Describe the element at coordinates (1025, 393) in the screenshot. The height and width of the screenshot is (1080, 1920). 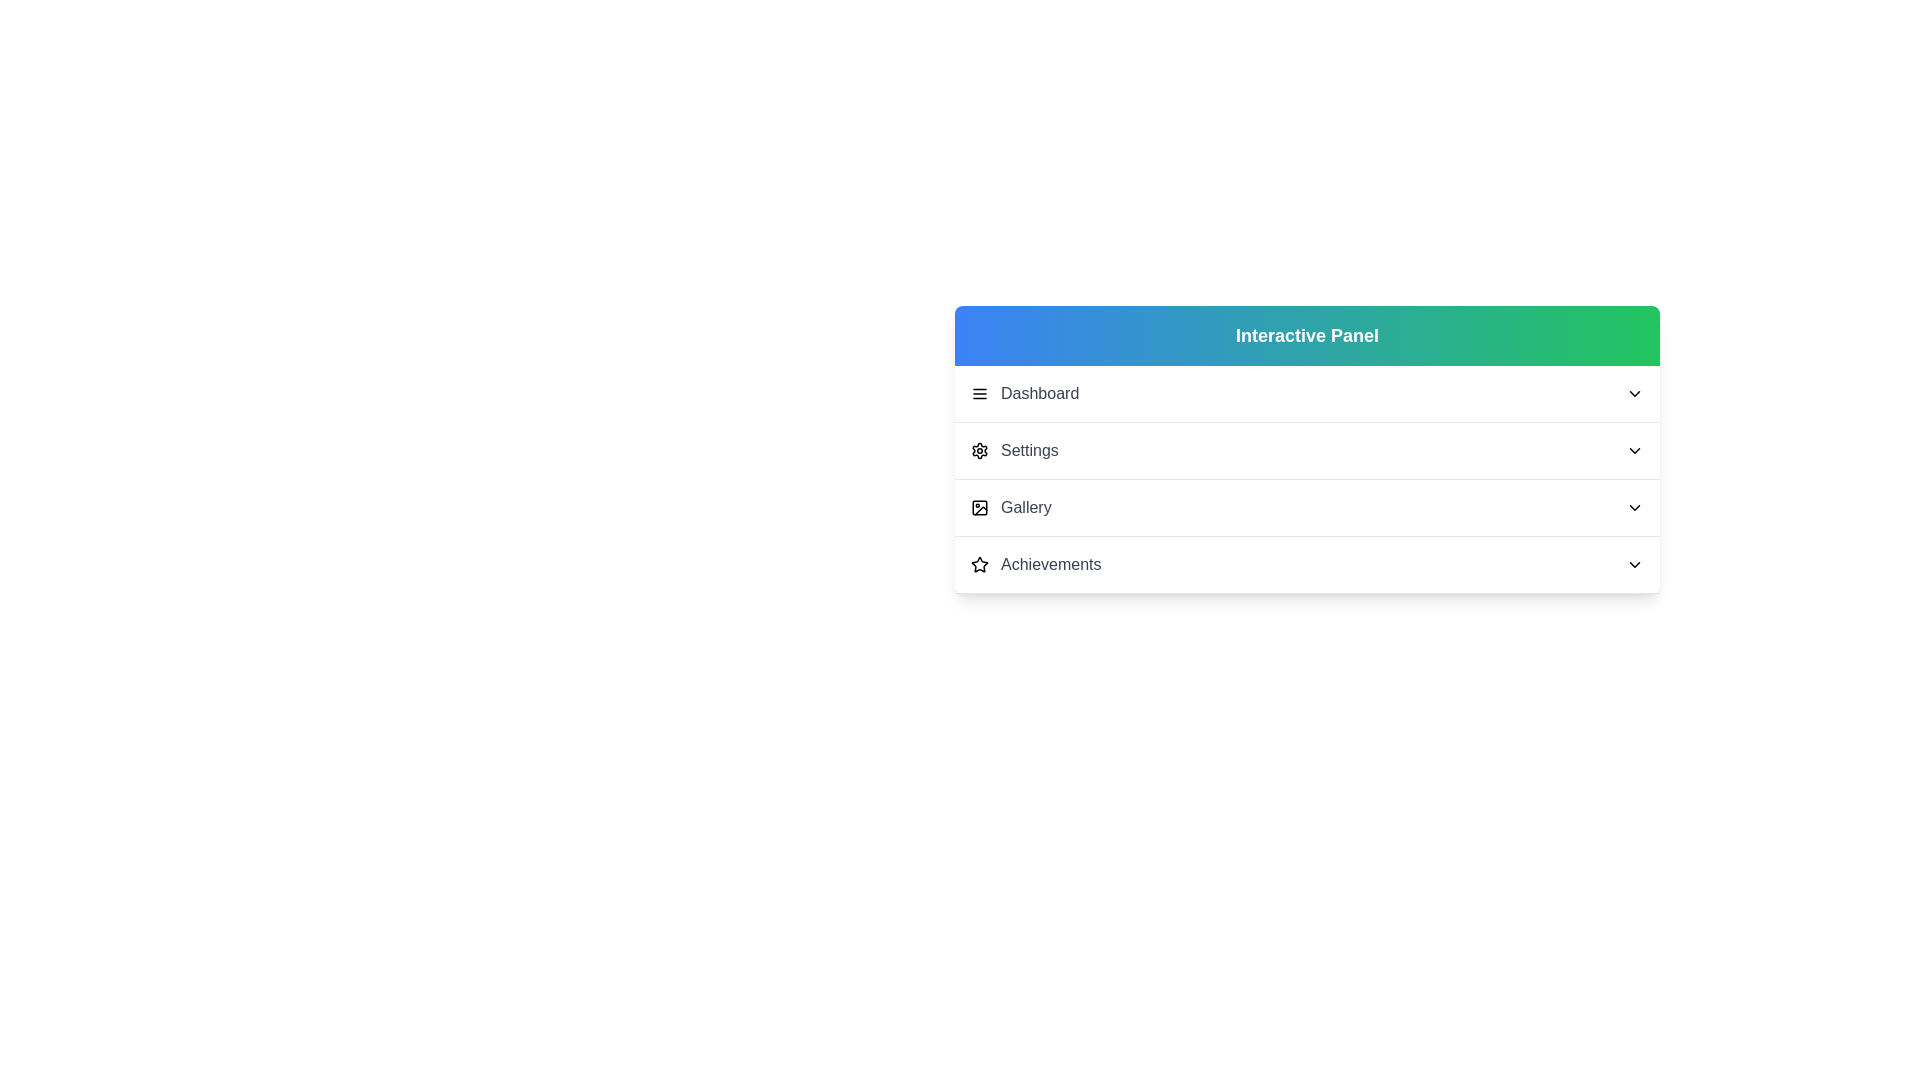
I see `the first menu item in the 'Interactive Panel' navigation list` at that location.